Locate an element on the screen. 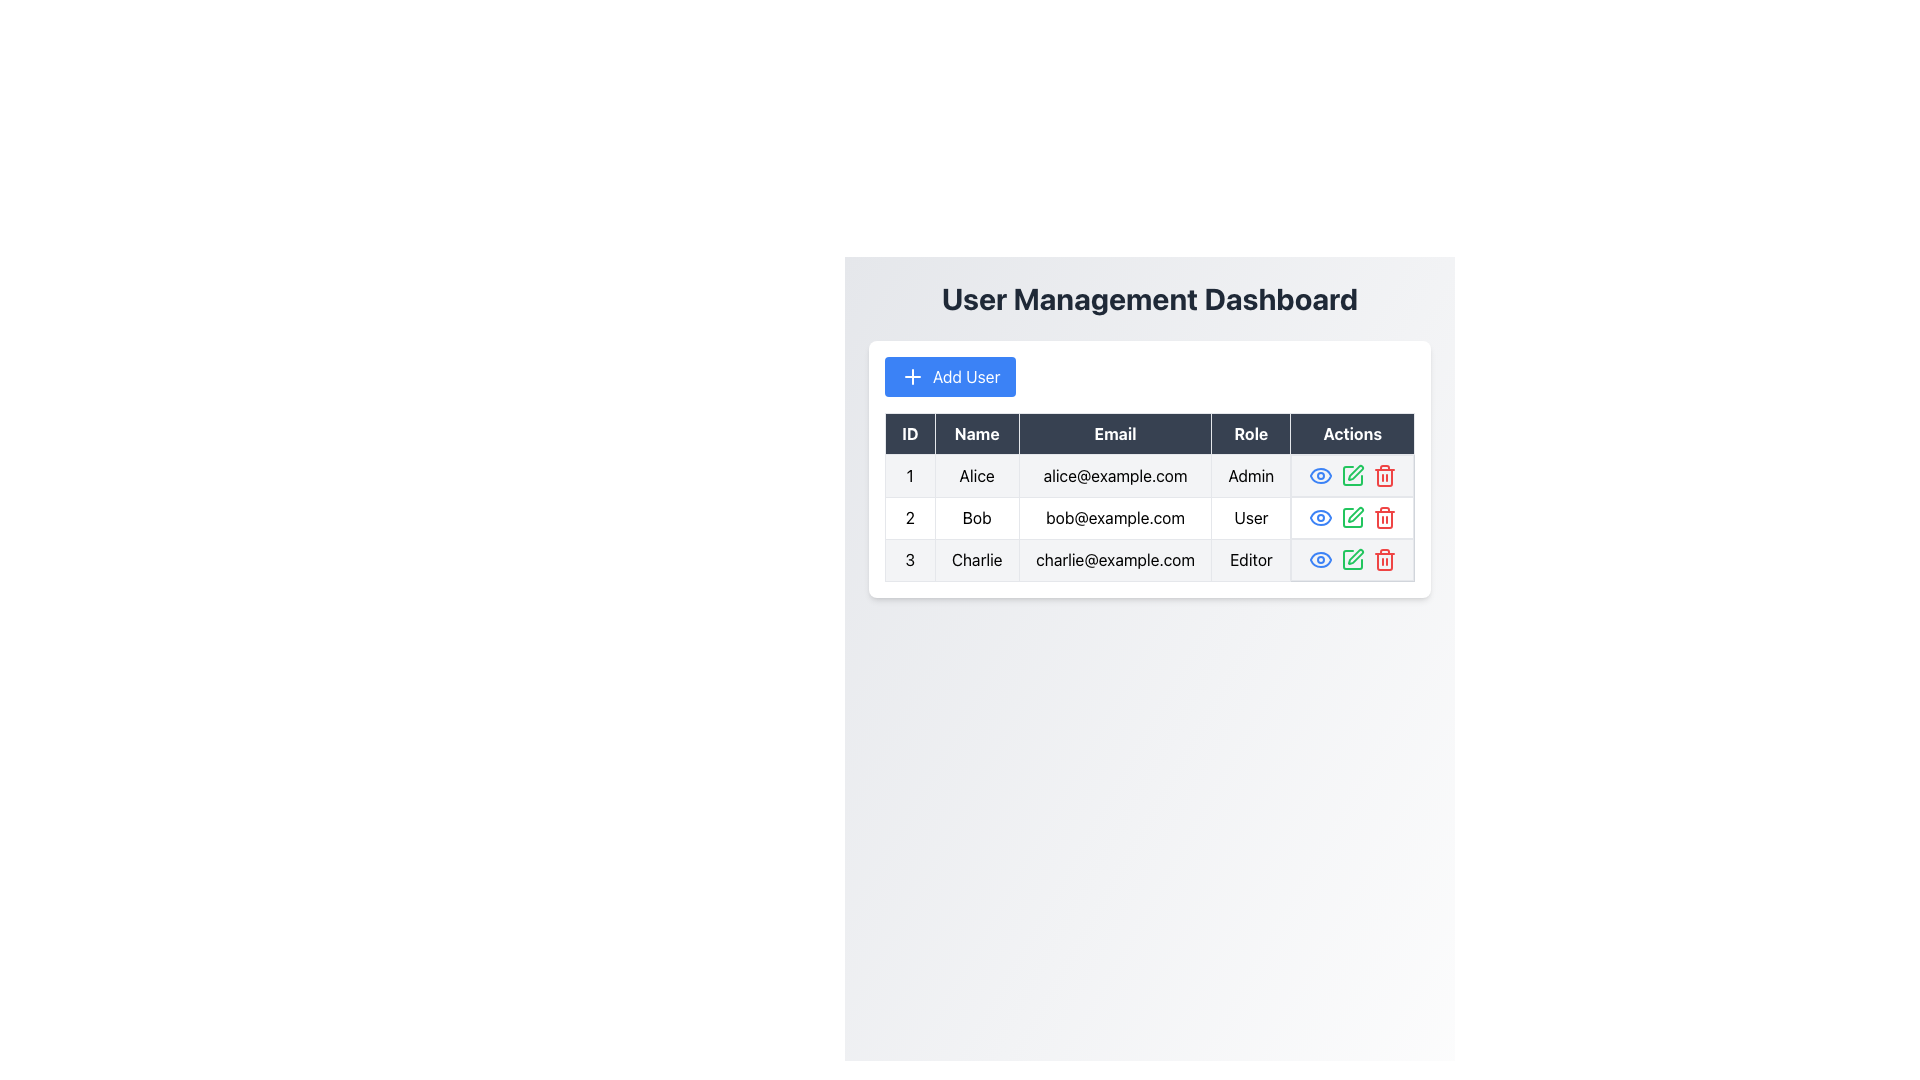  the static text field displaying the email address 'charlie@example.com', which is the third item in the 'Email' column corresponding to user 'Charlie' is located at coordinates (1114, 560).